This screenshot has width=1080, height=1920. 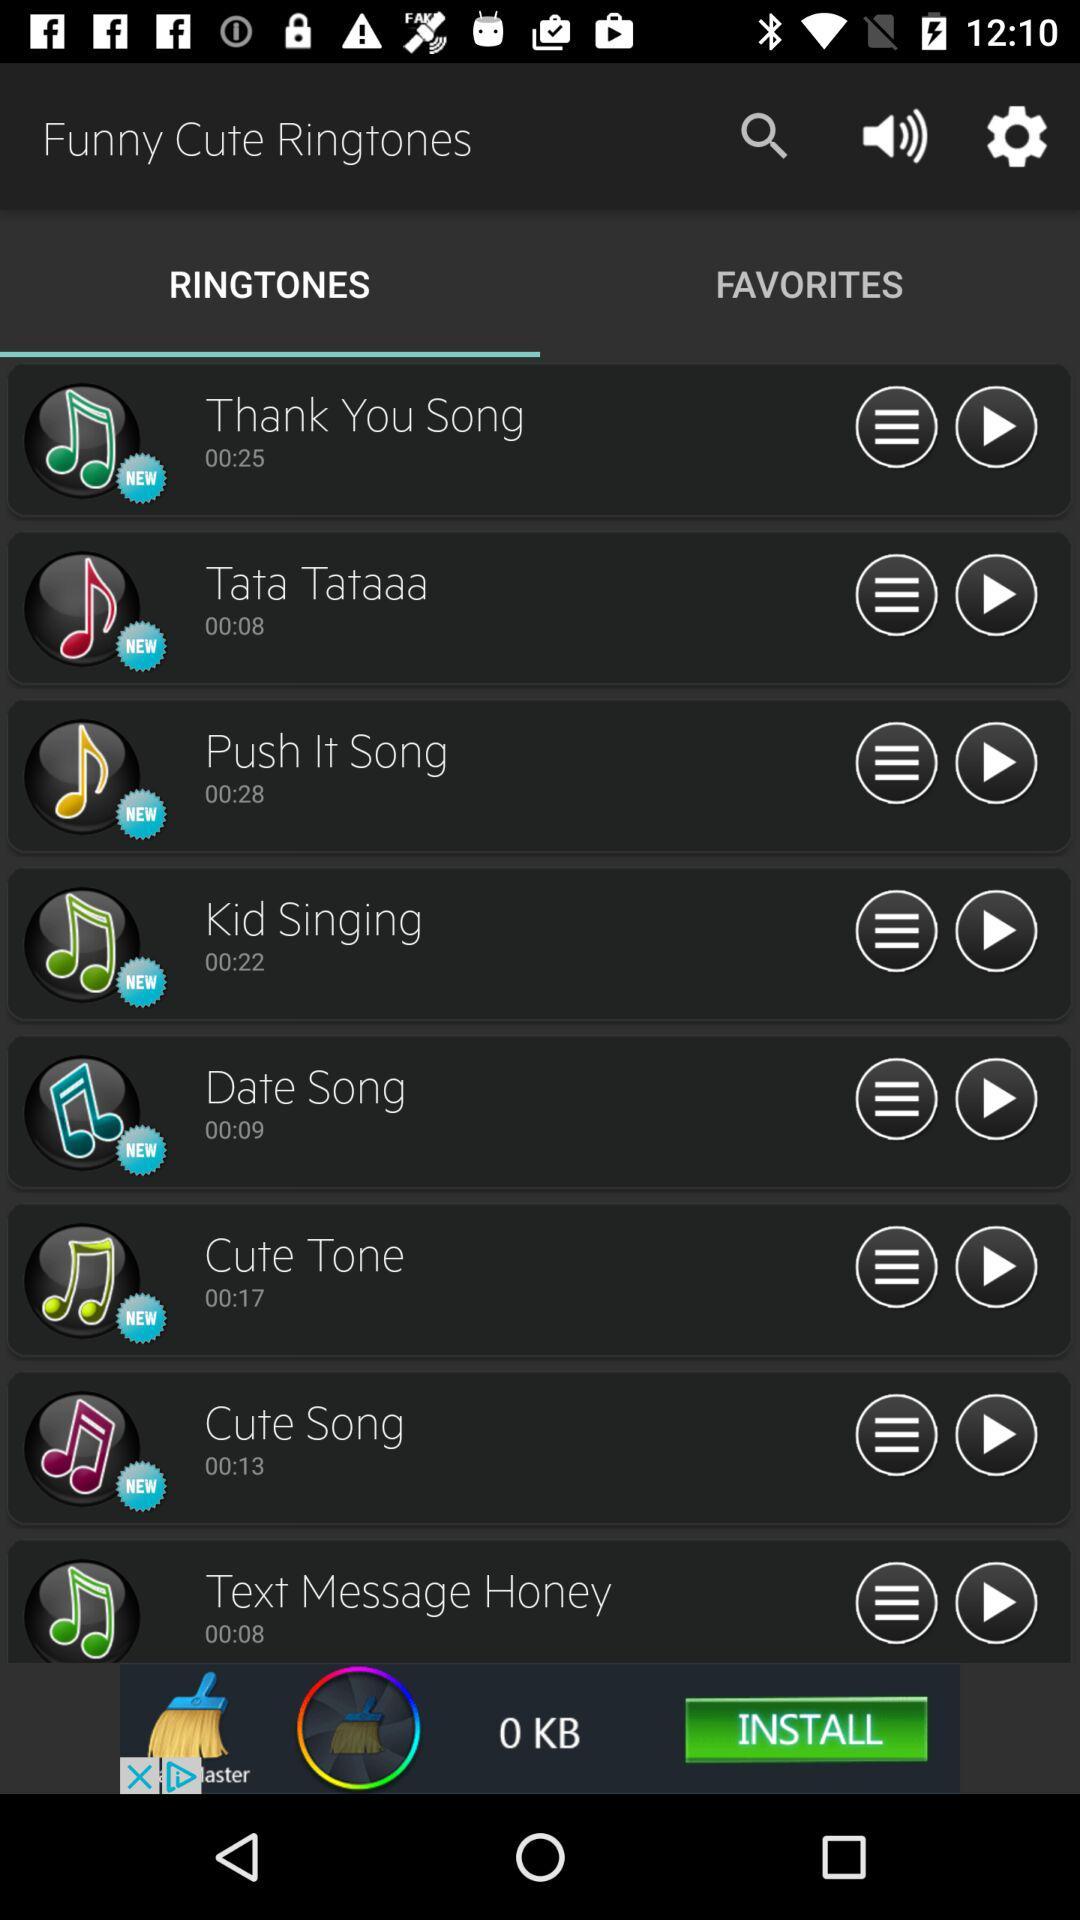 What do you see at coordinates (995, 1435) in the screenshot?
I see `song` at bounding box center [995, 1435].